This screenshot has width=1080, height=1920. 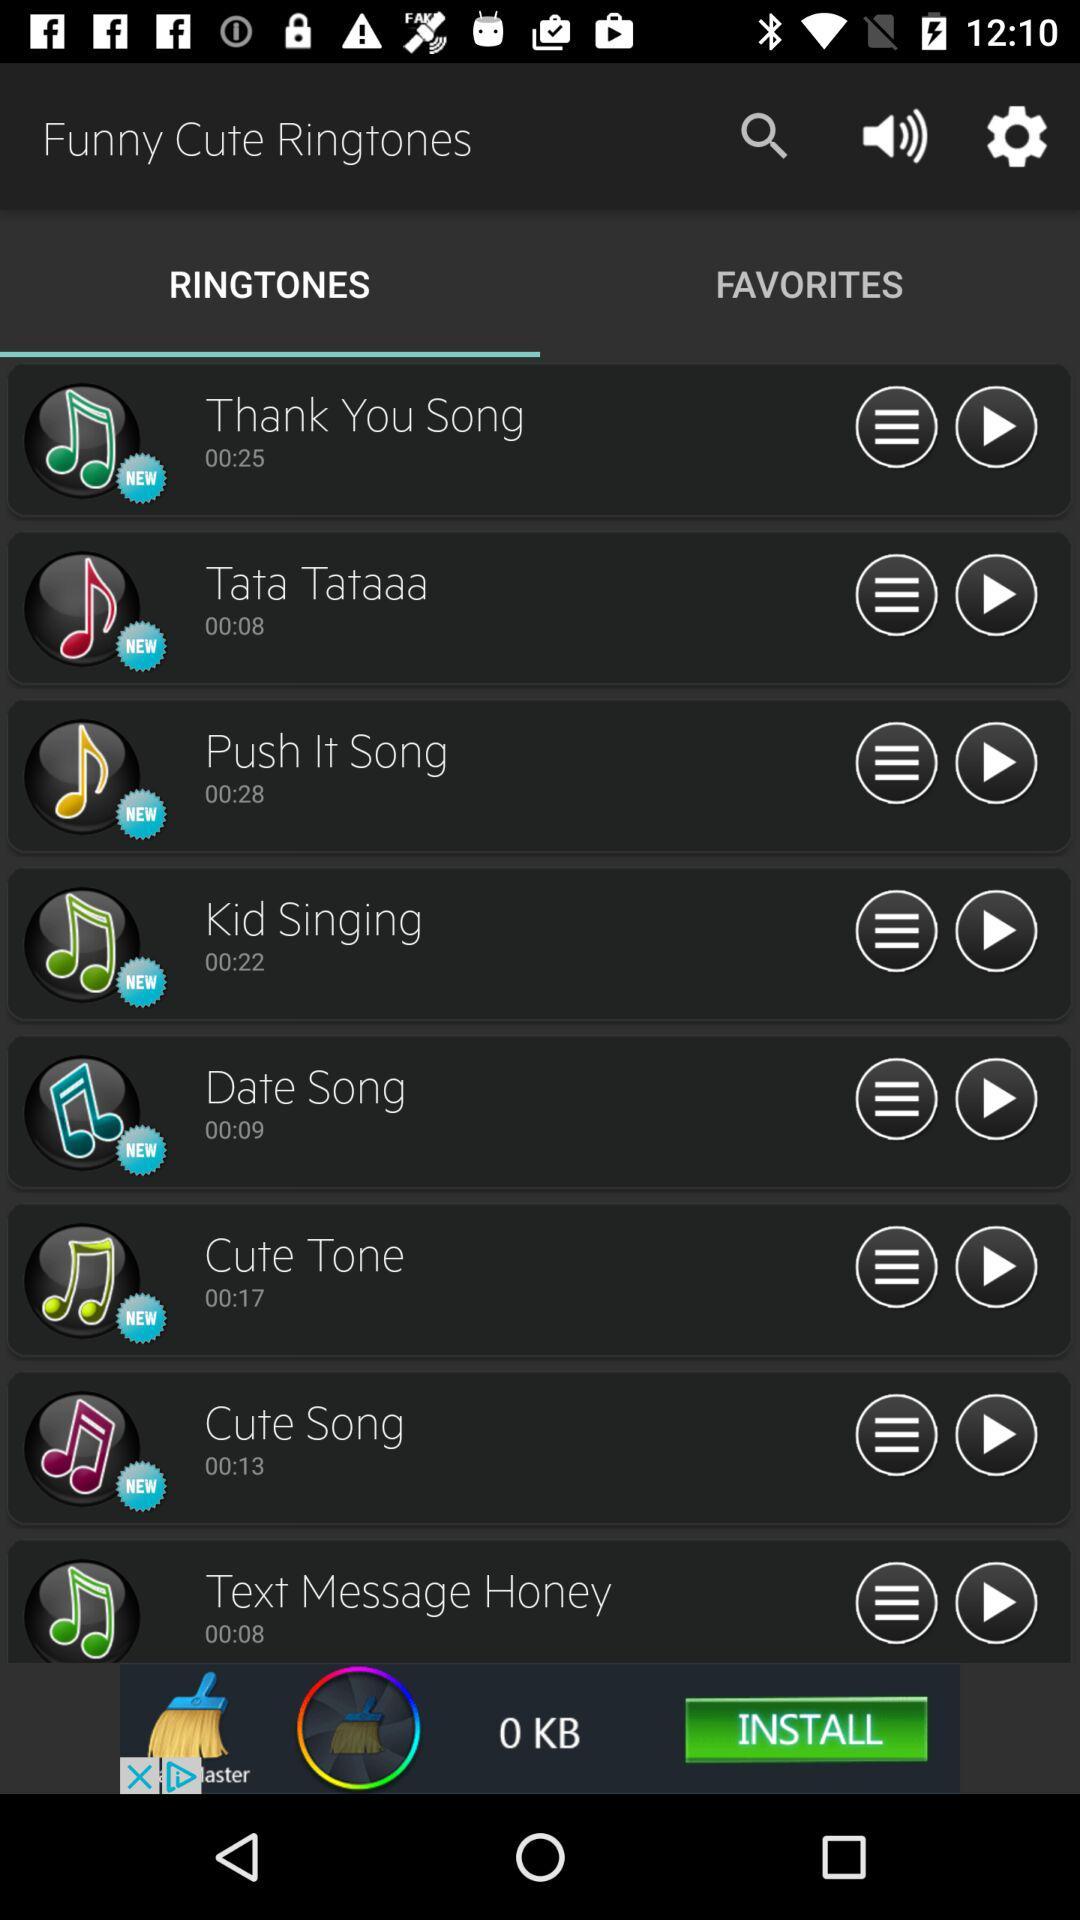 What do you see at coordinates (995, 1435) in the screenshot?
I see `song` at bounding box center [995, 1435].